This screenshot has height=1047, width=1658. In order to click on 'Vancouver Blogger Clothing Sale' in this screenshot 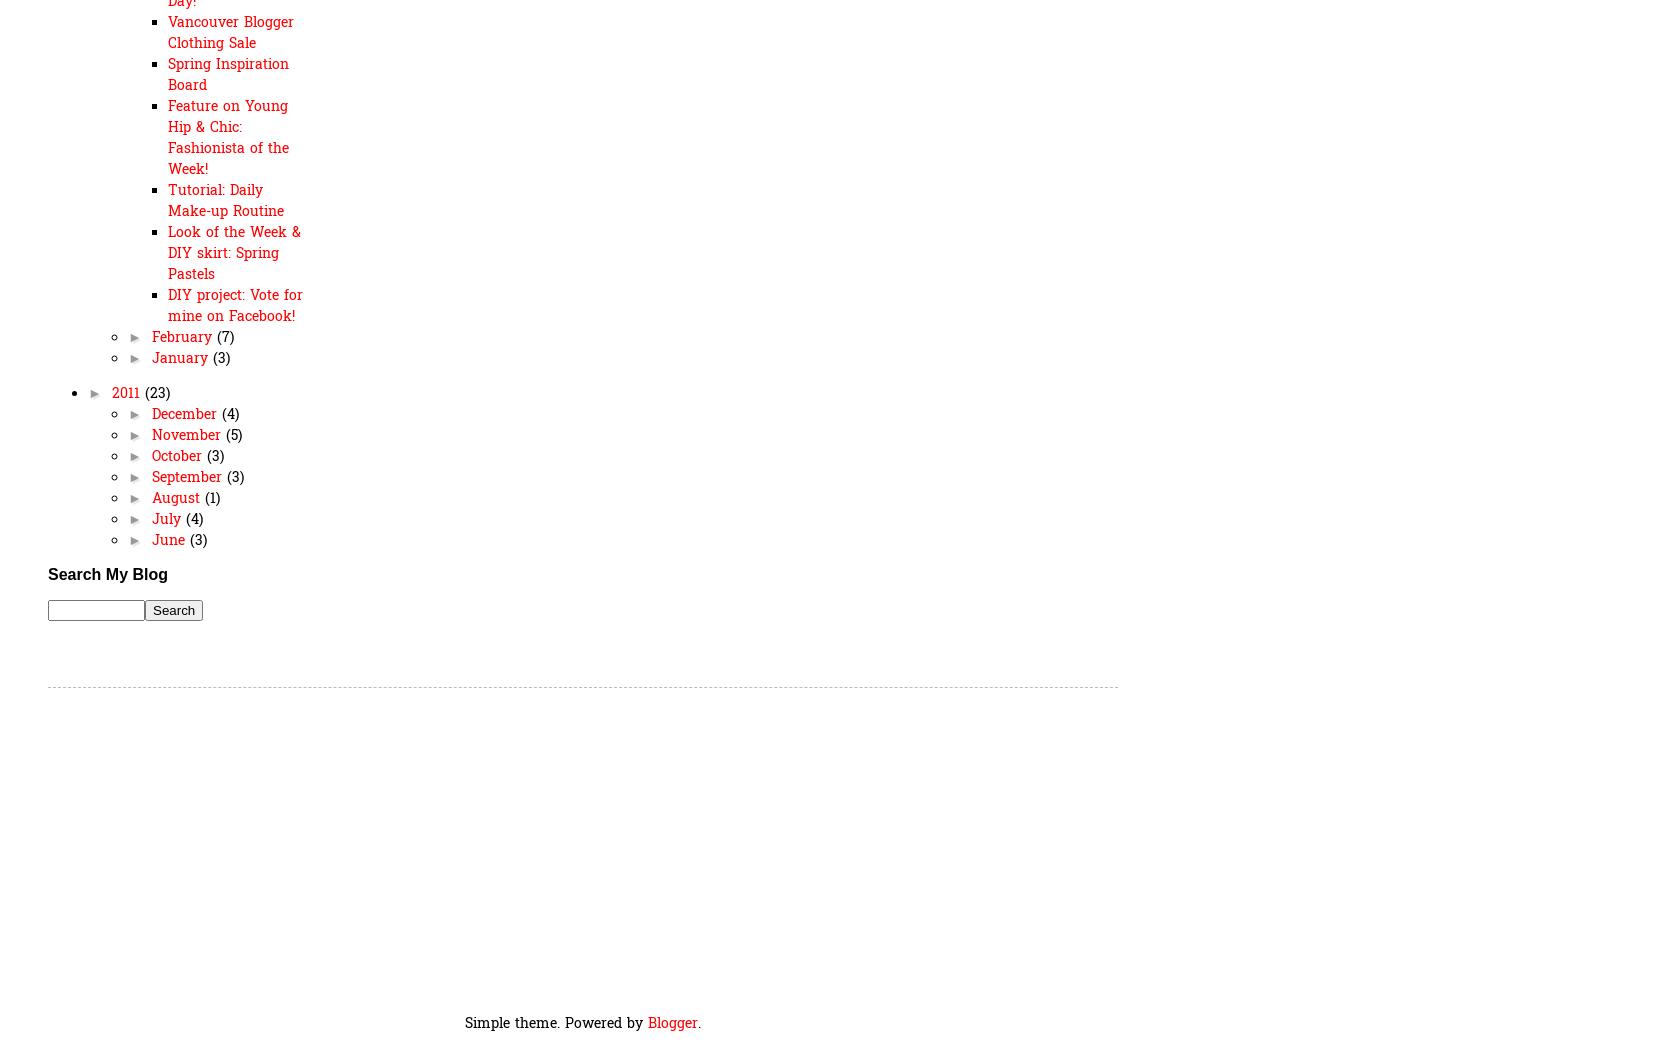, I will do `click(230, 31)`.